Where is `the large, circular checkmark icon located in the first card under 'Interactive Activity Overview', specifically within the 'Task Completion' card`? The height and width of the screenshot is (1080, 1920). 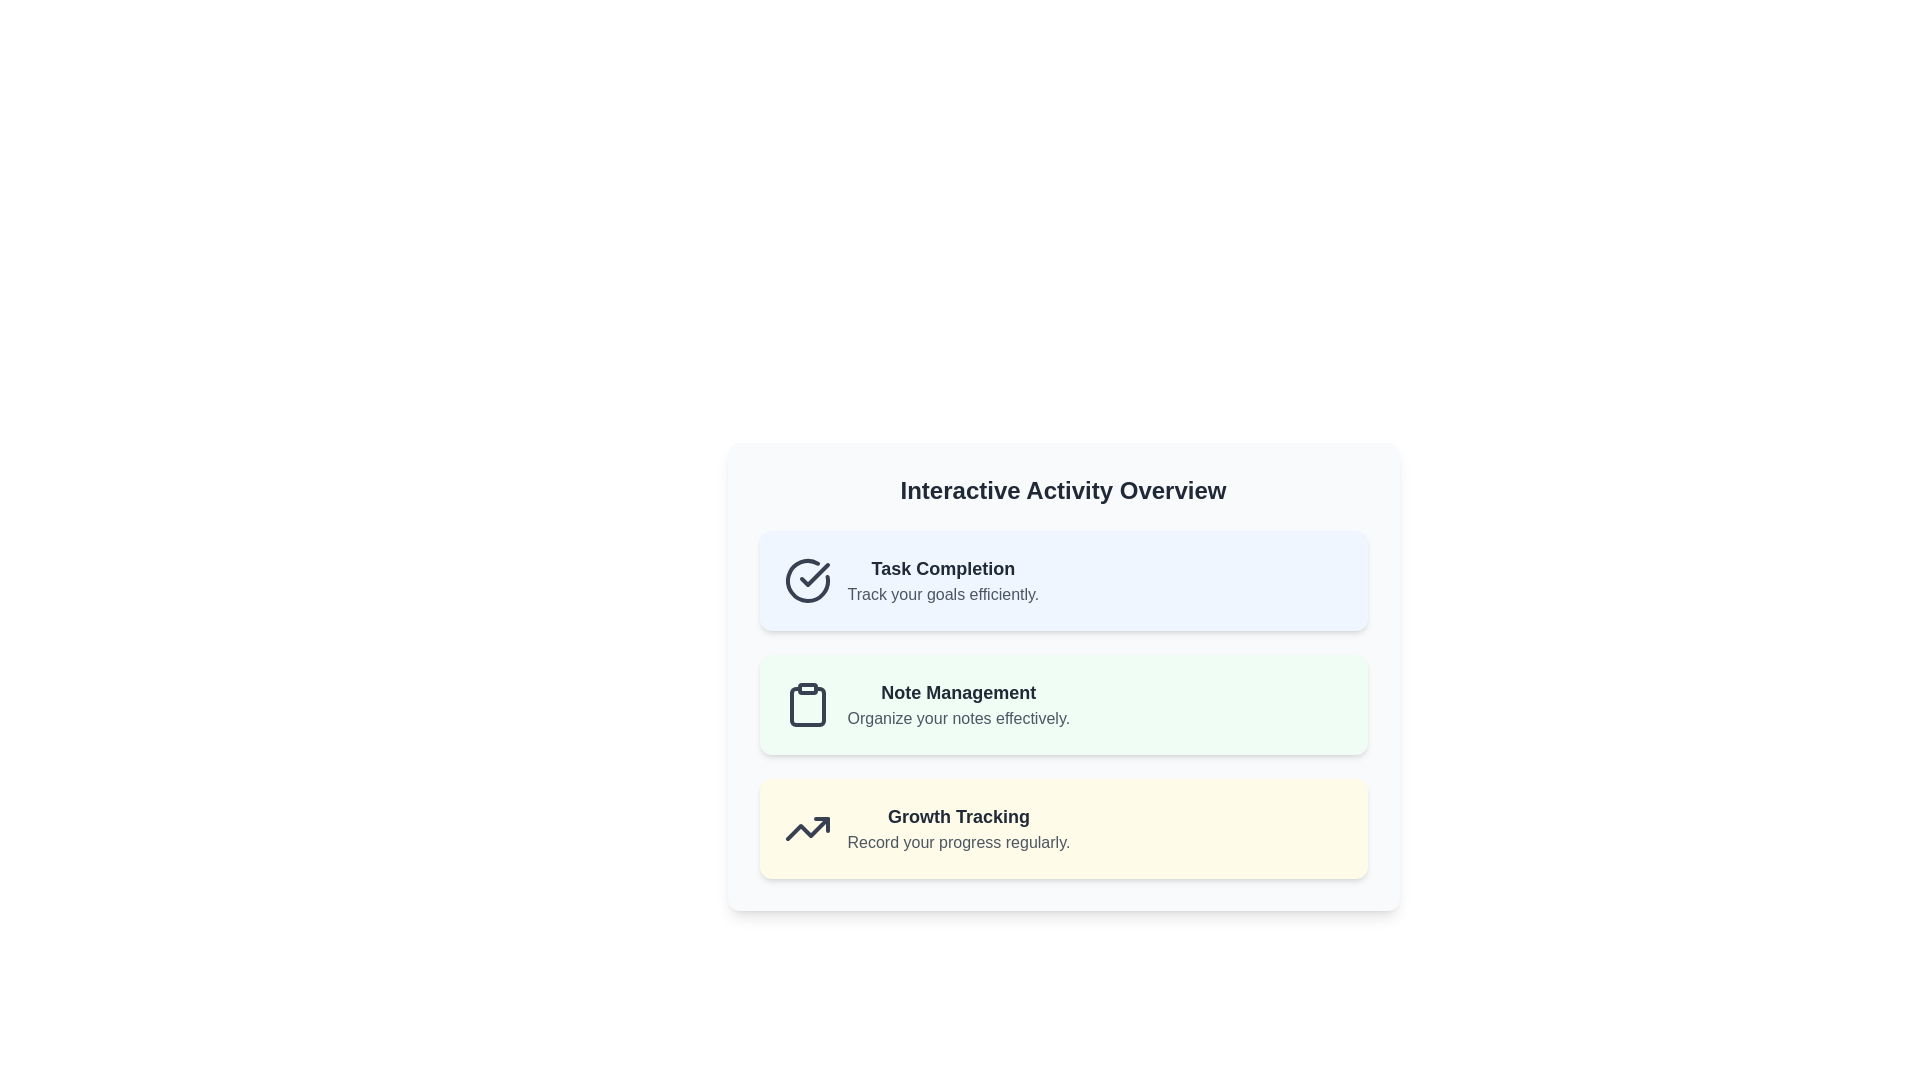
the large, circular checkmark icon located in the first card under 'Interactive Activity Overview', specifically within the 'Task Completion' card is located at coordinates (807, 581).